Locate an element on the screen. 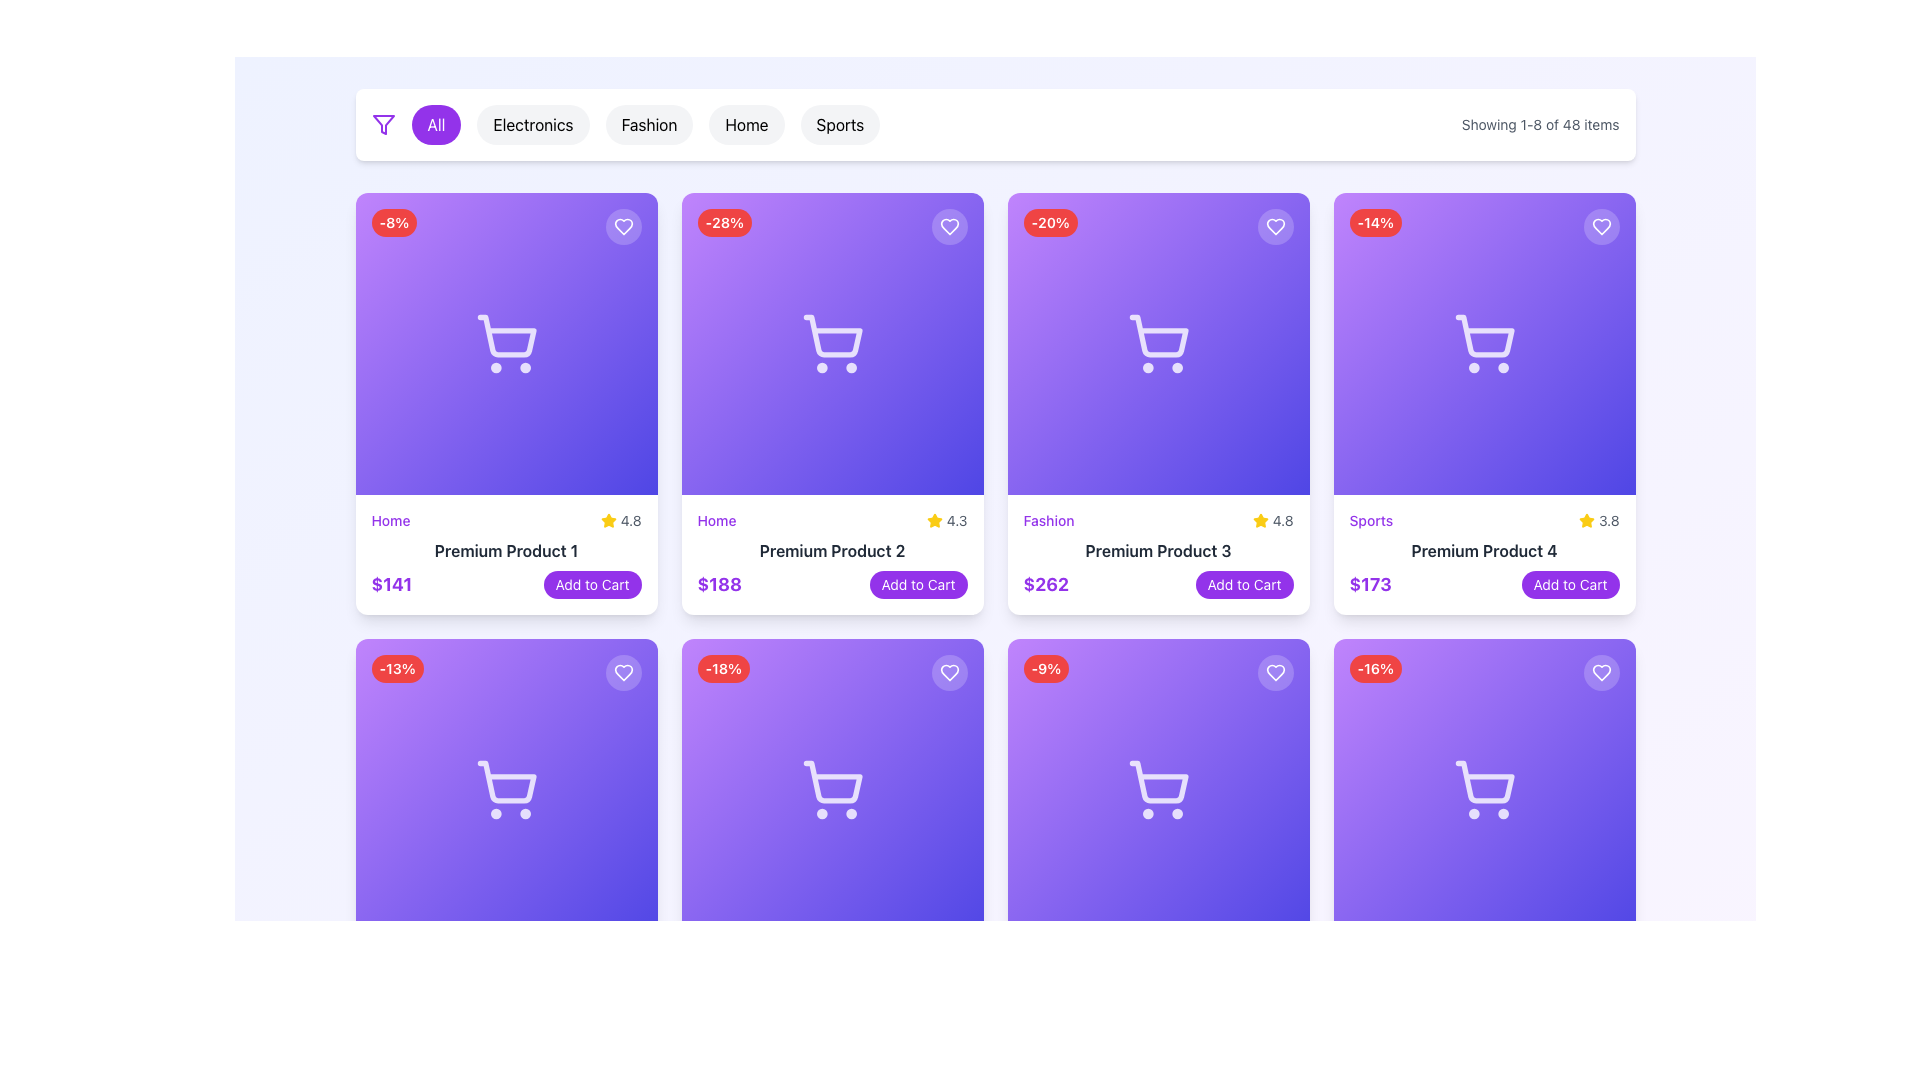  the yellow star-shaped icon representing a rating indicator, which is located above the rating value '4.8' is located at coordinates (1259, 519).